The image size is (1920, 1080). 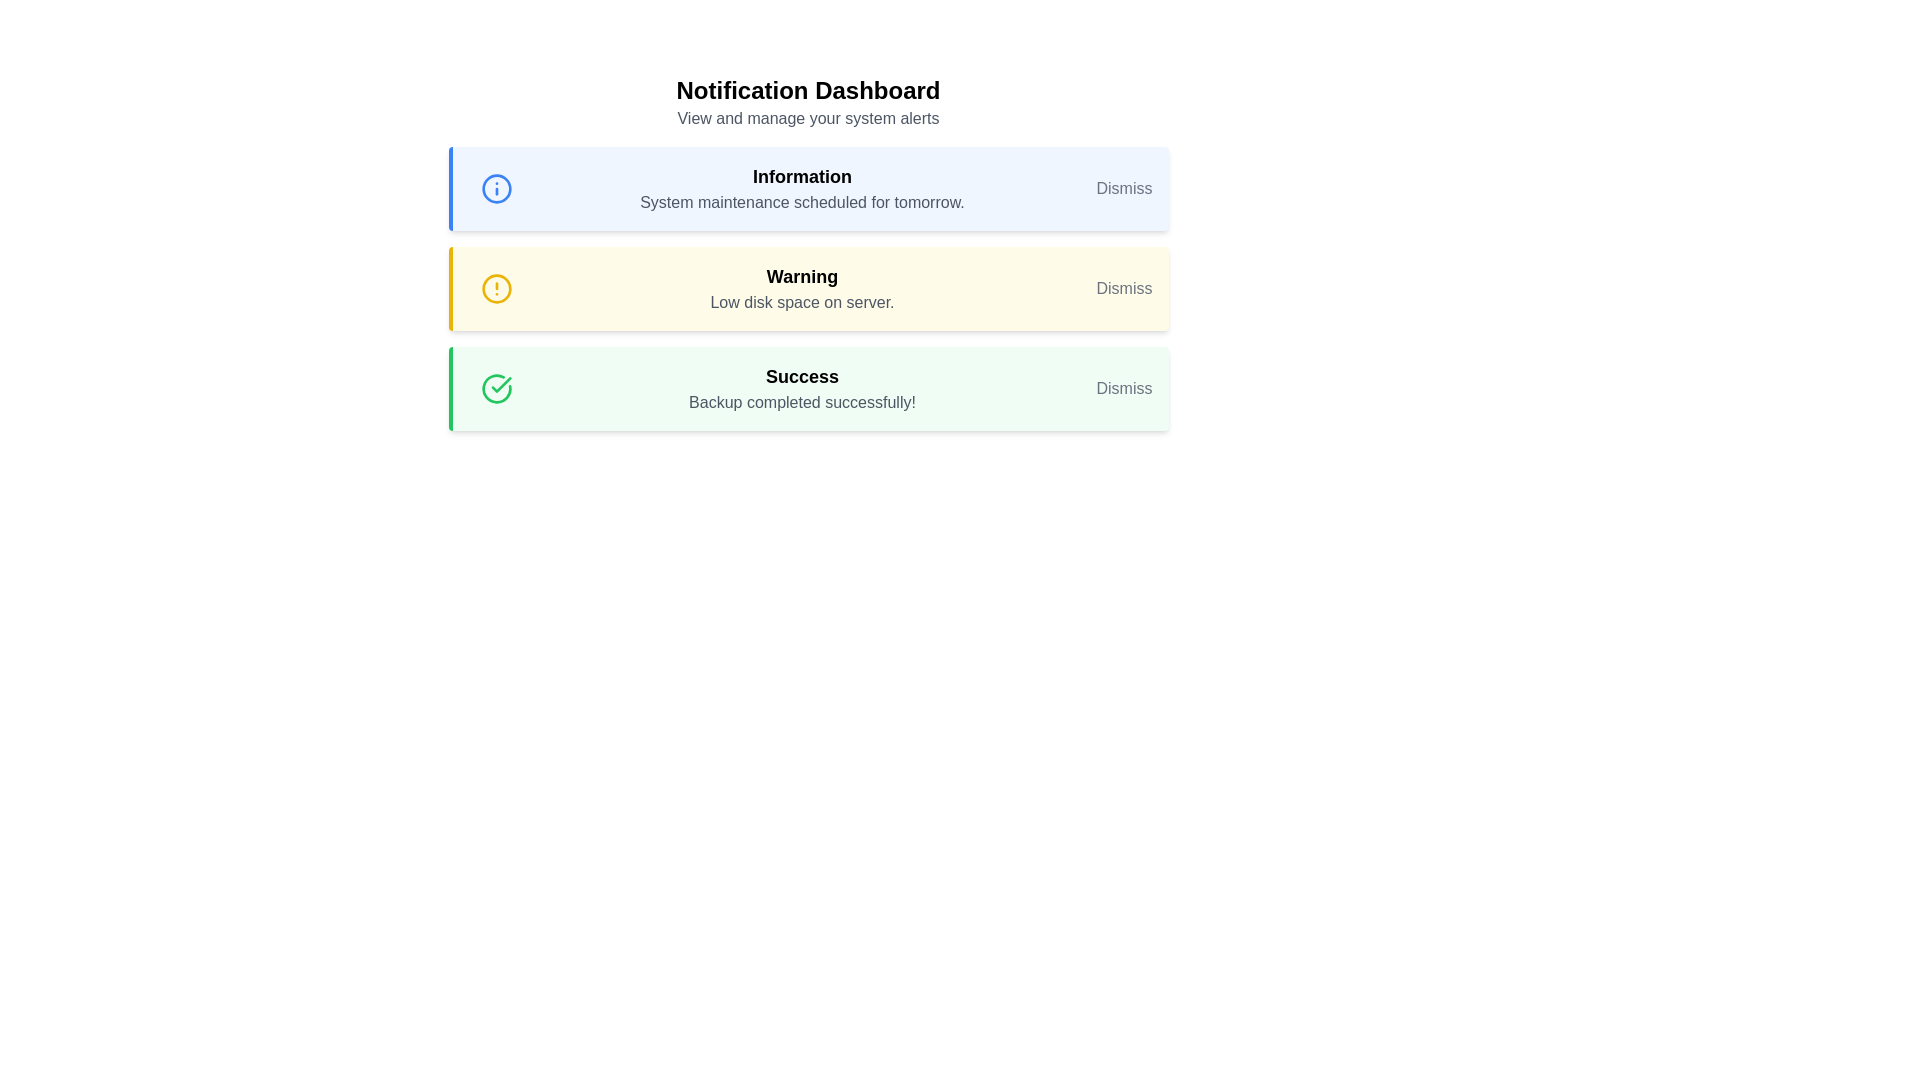 I want to click on the yellow circular outline of the warning notification icon, which is centered within the warning icon located to the left of the 'Warning' title, so click(x=496, y=289).